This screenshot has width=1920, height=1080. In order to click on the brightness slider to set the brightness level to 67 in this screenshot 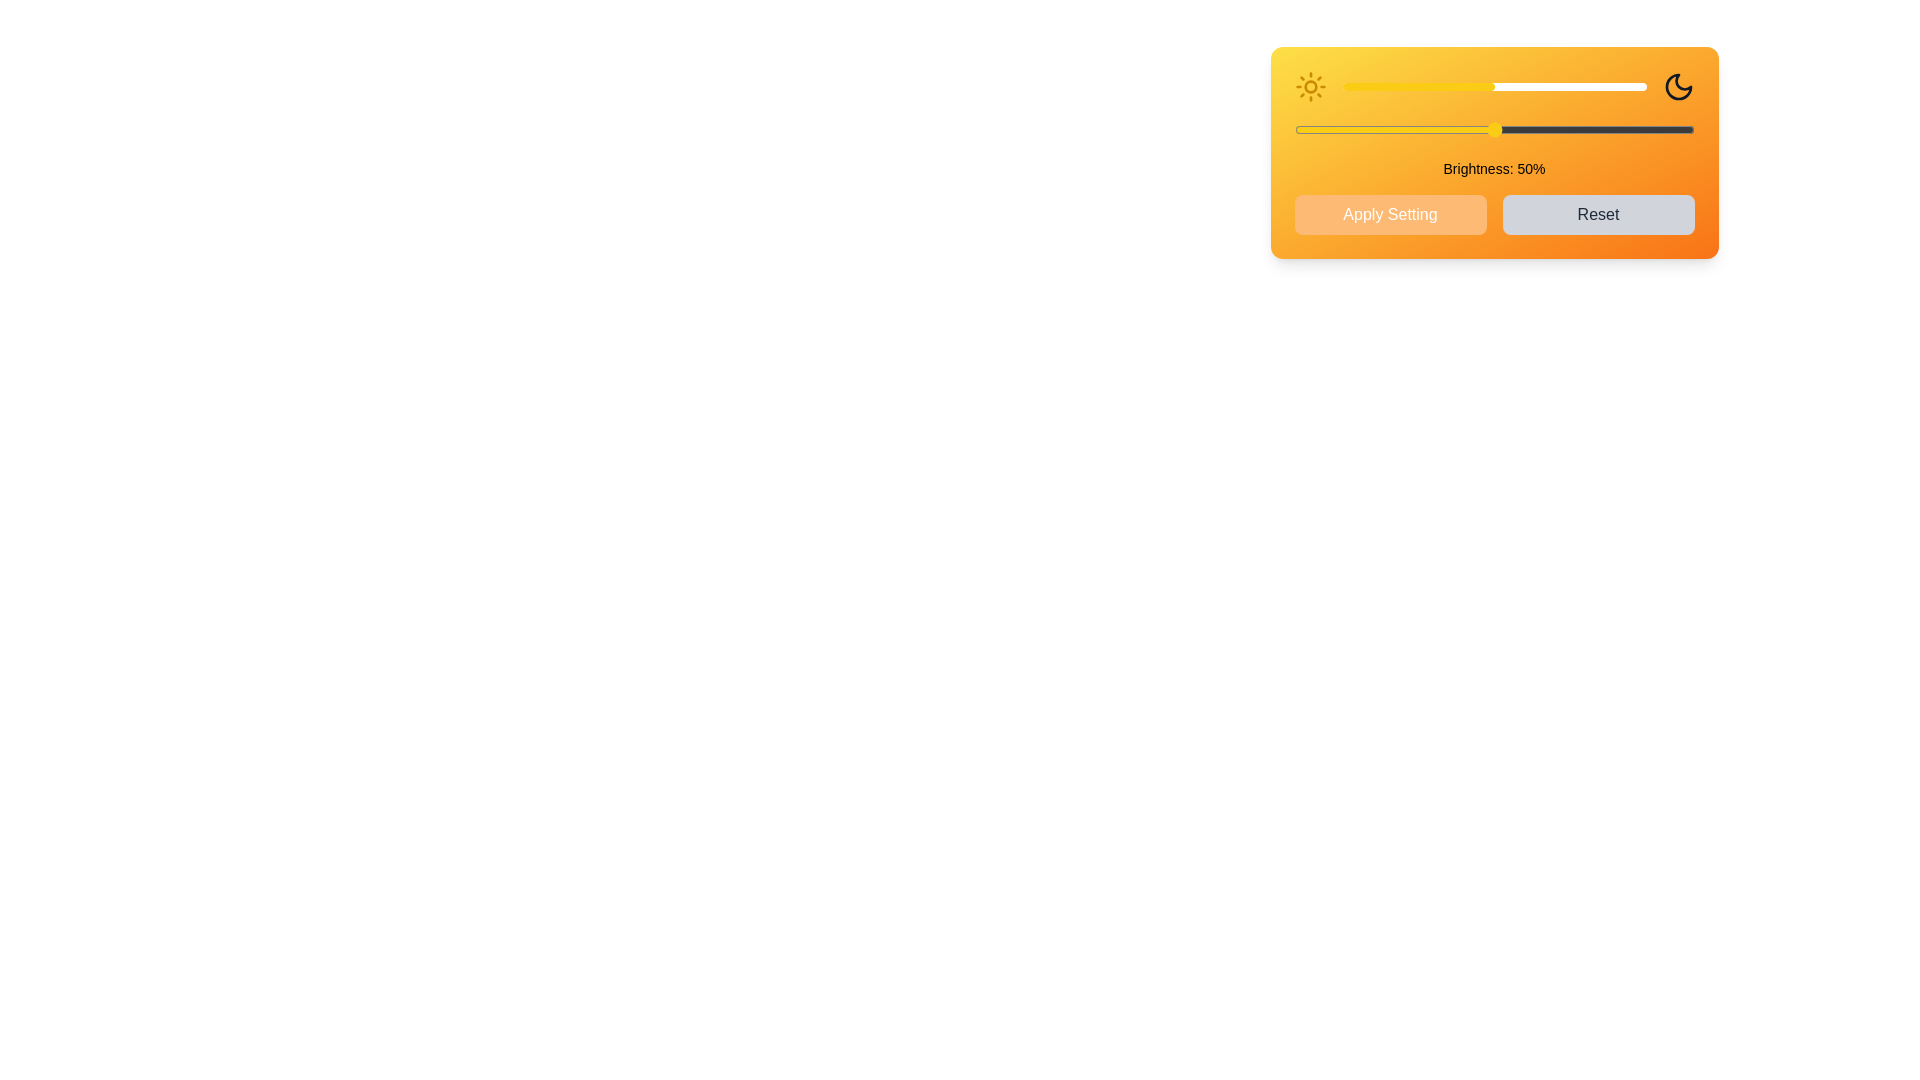, I will do `click(1545, 86)`.